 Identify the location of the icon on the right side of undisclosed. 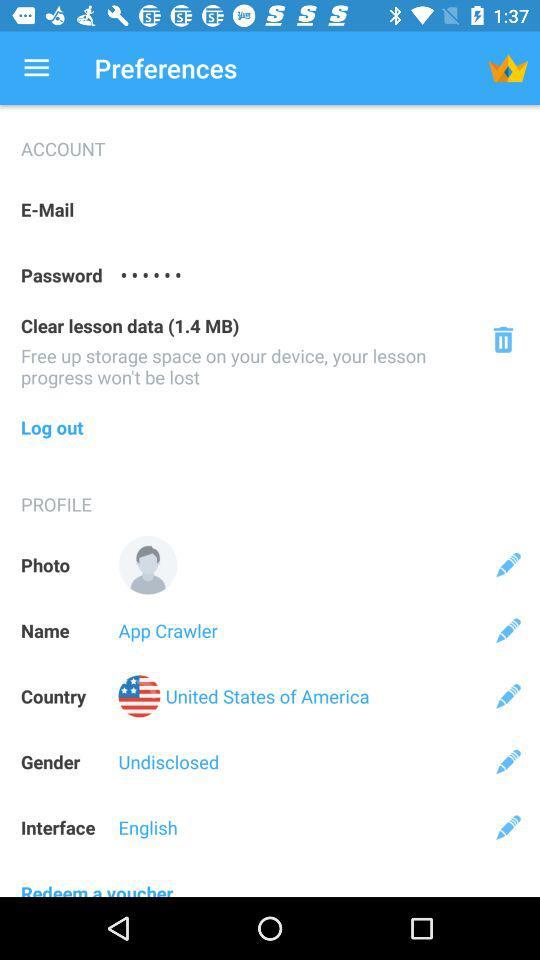
(508, 760).